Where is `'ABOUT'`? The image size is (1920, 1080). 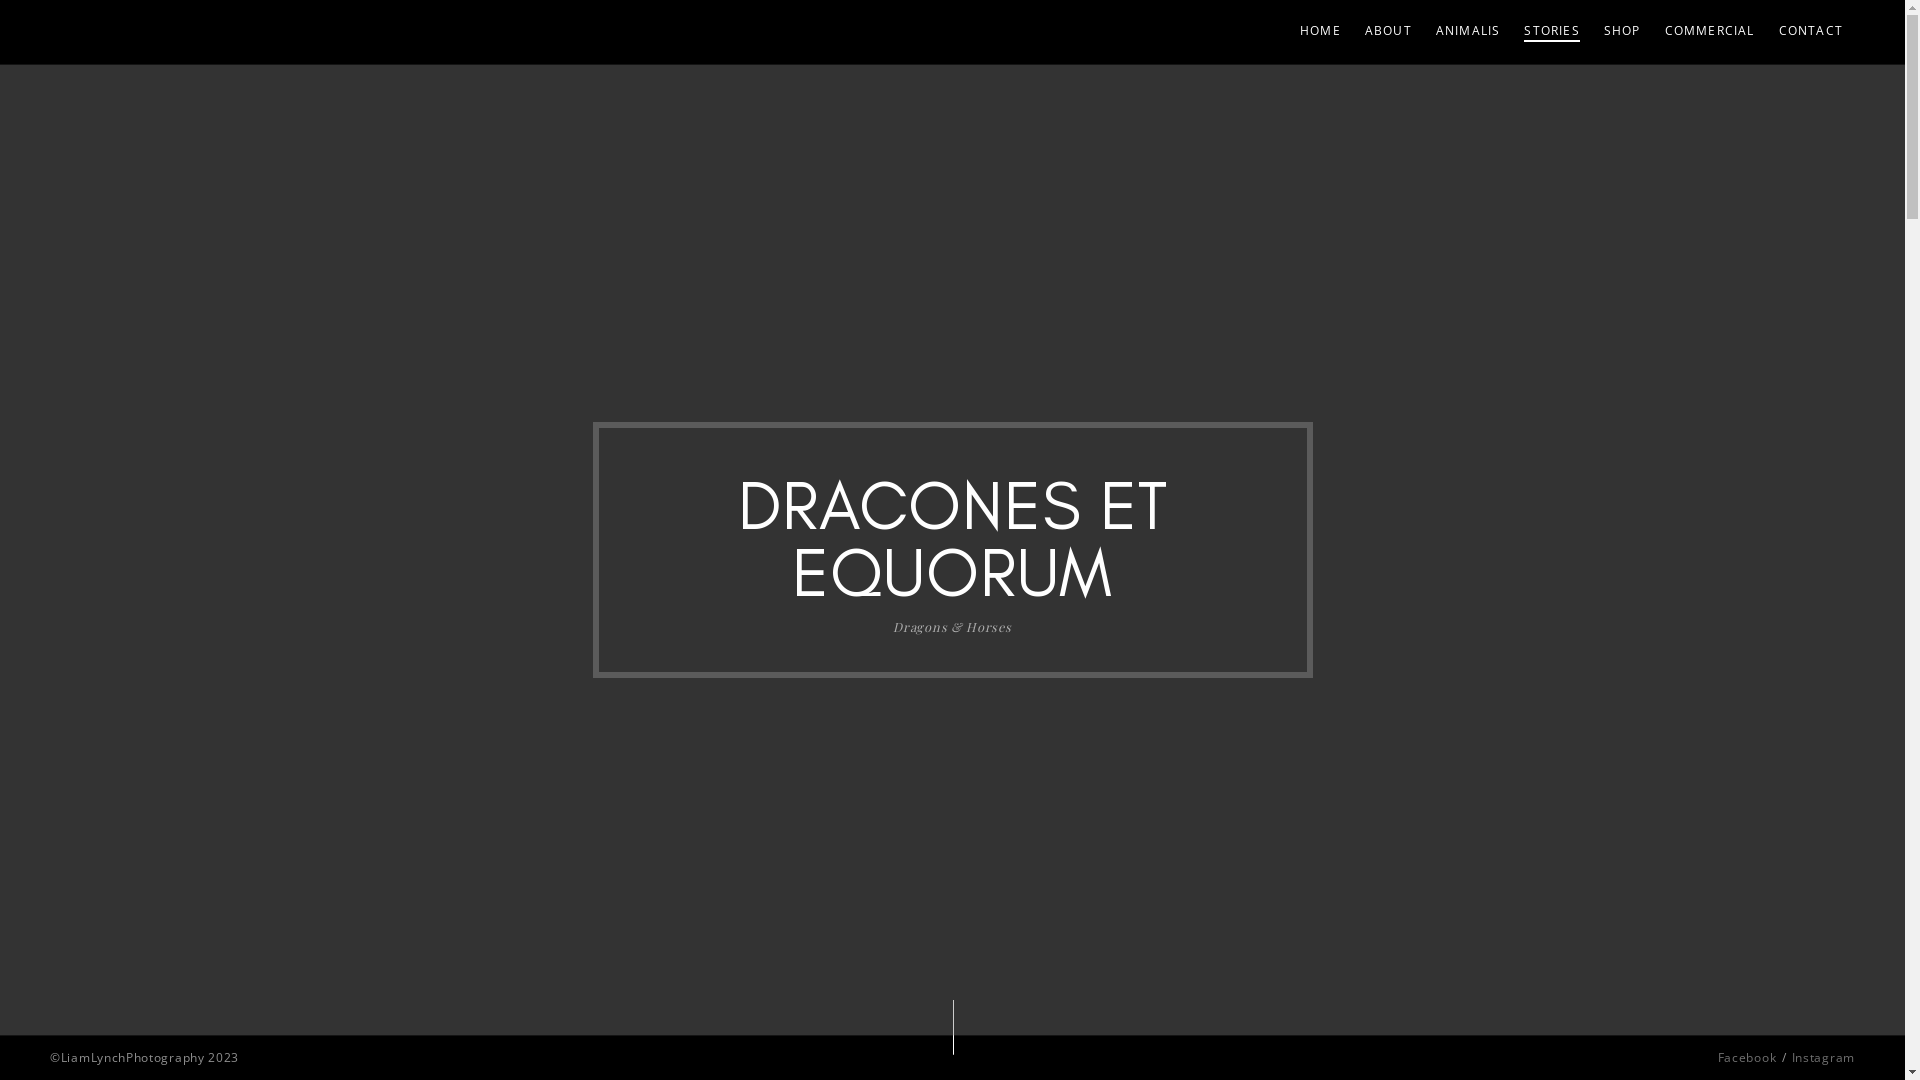
'ABOUT' is located at coordinates (1387, 31).